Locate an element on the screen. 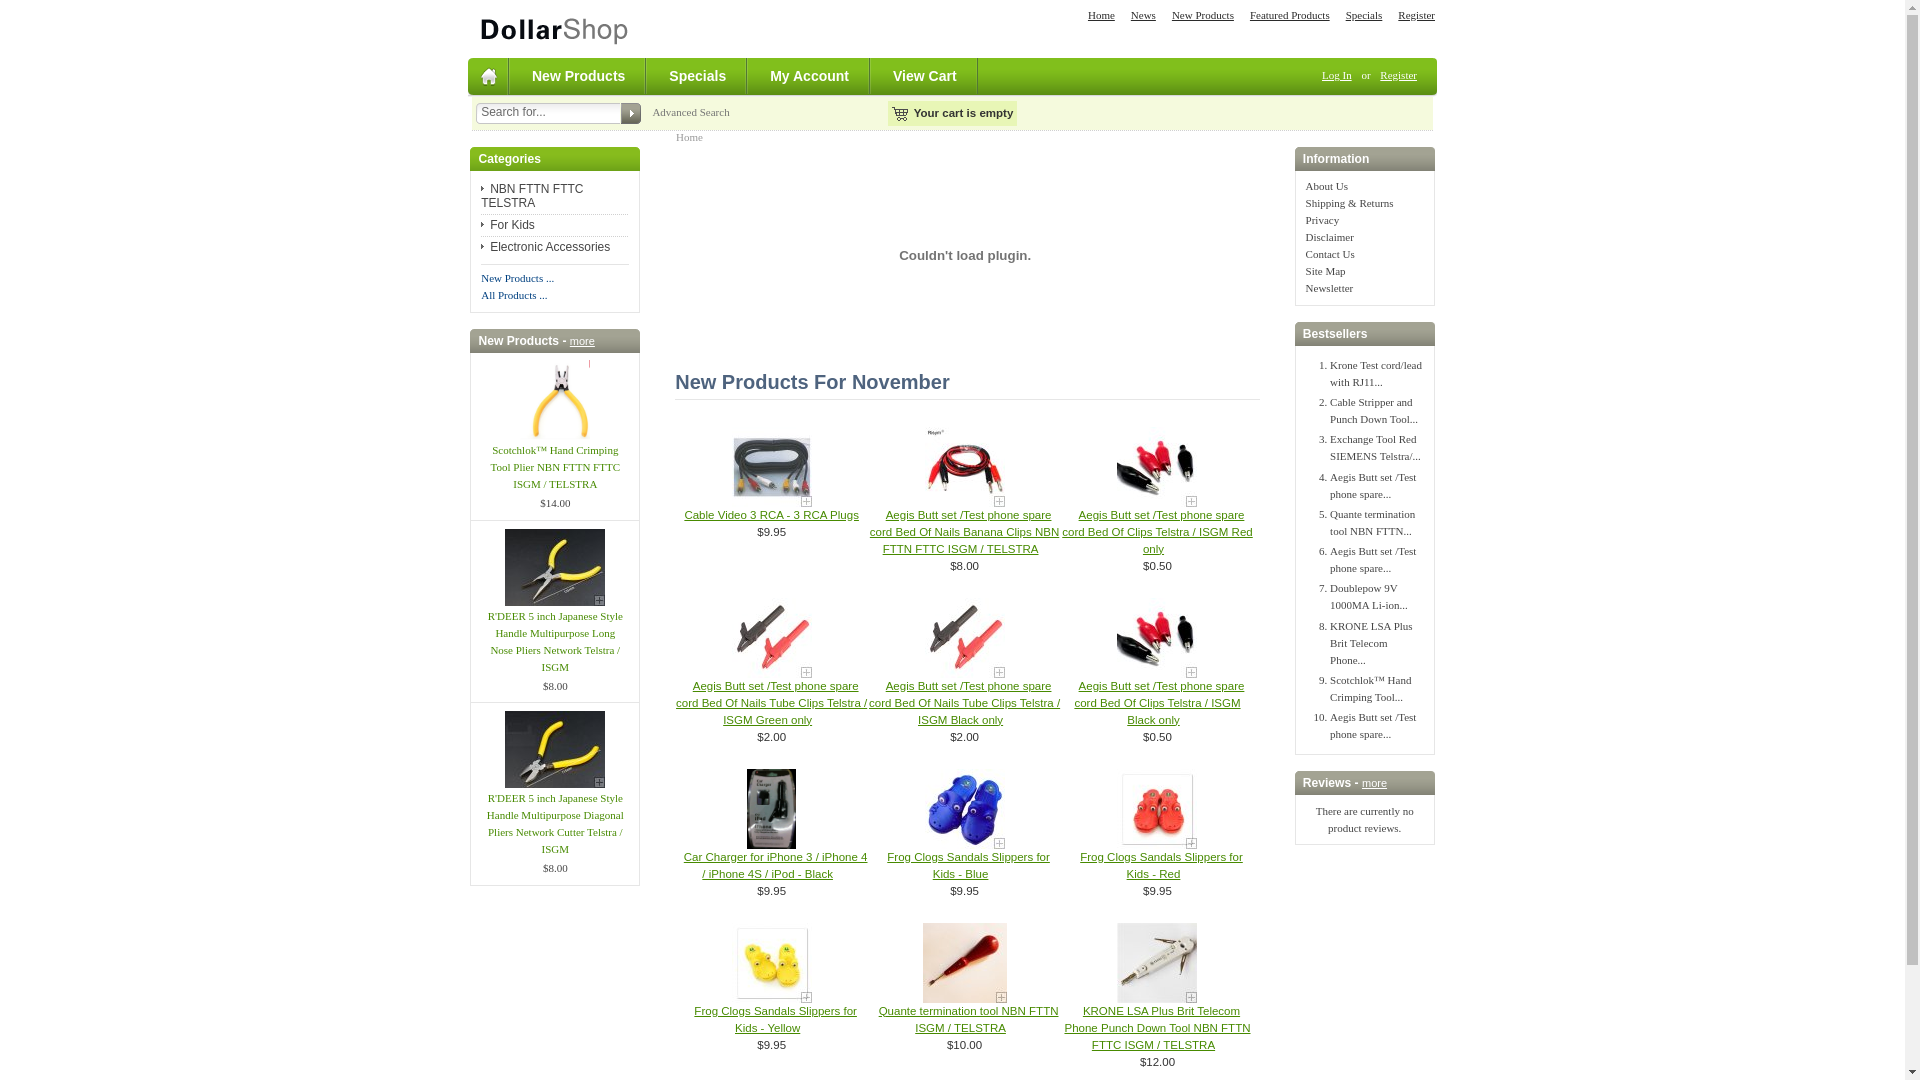  'Advanced Search' is located at coordinates (690, 111).